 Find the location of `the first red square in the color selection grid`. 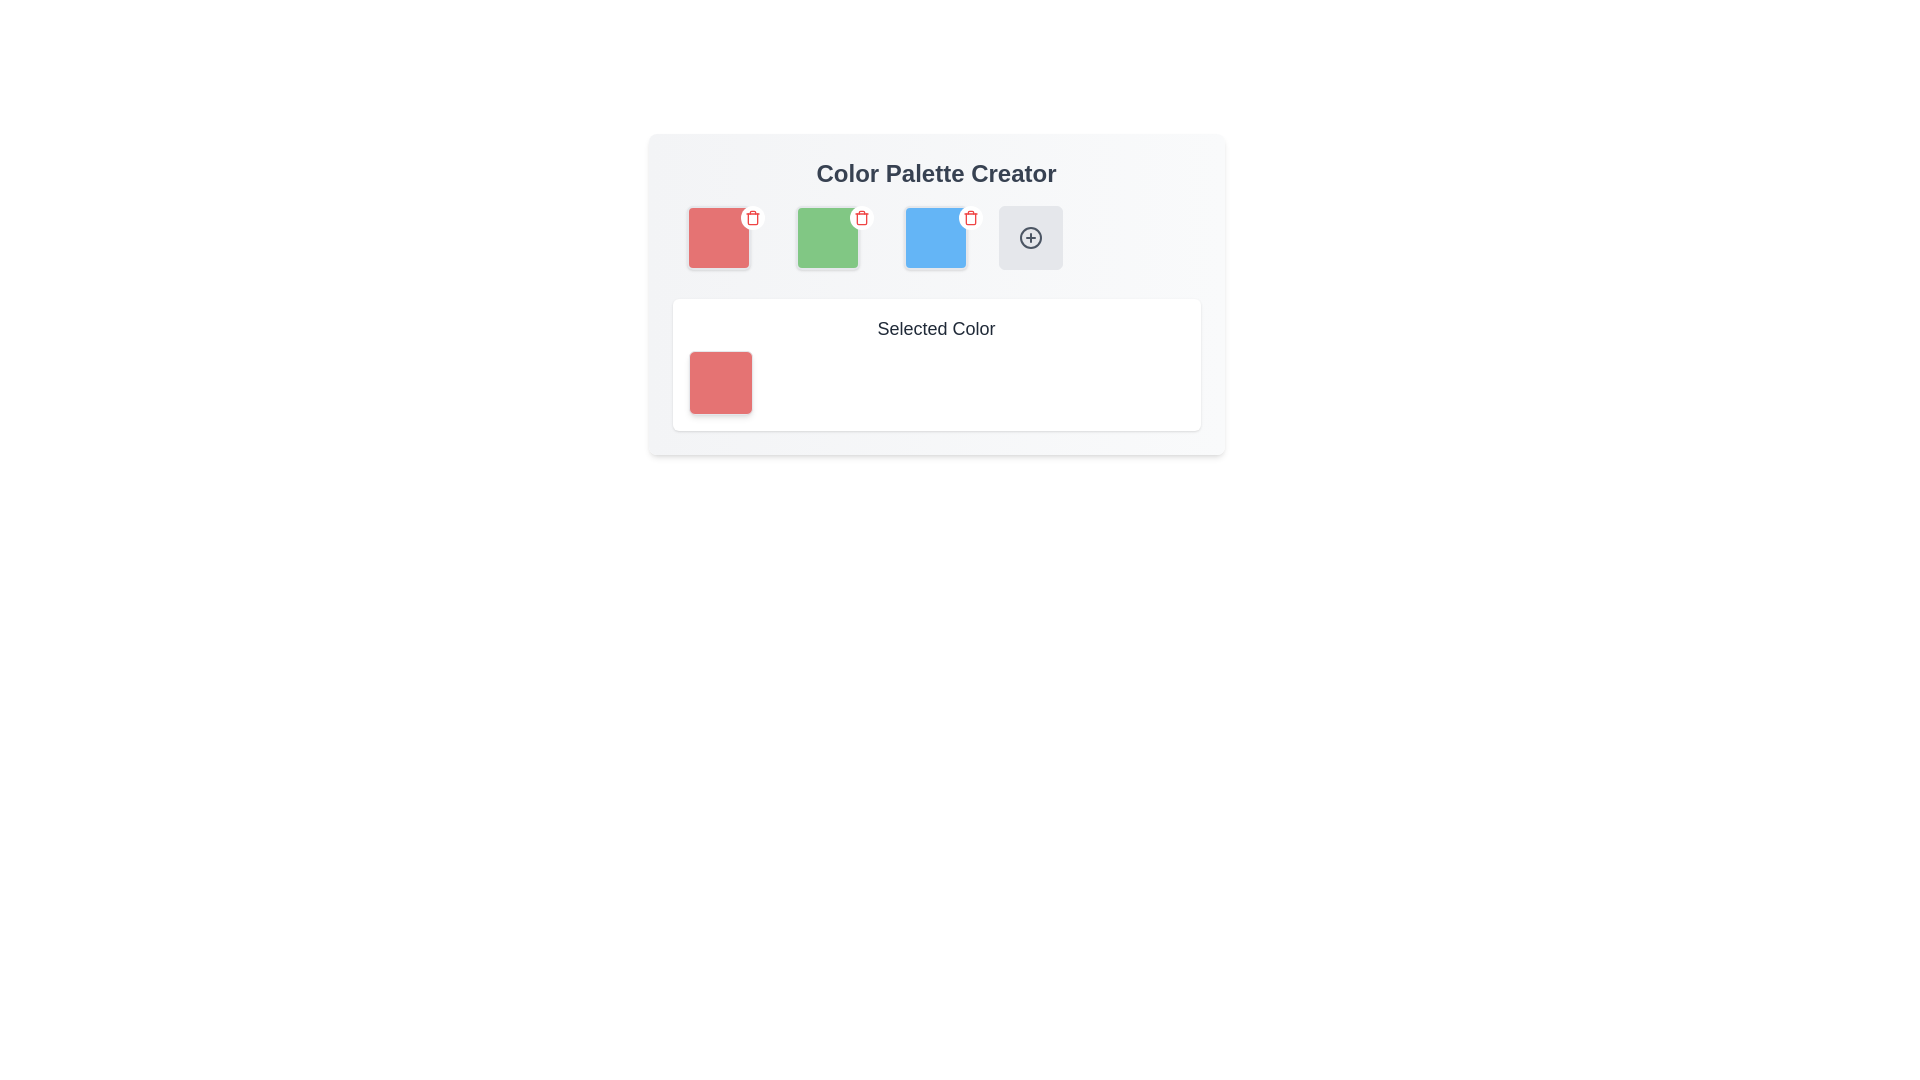

the first red square in the color selection grid is located at coordinates (718, 239).